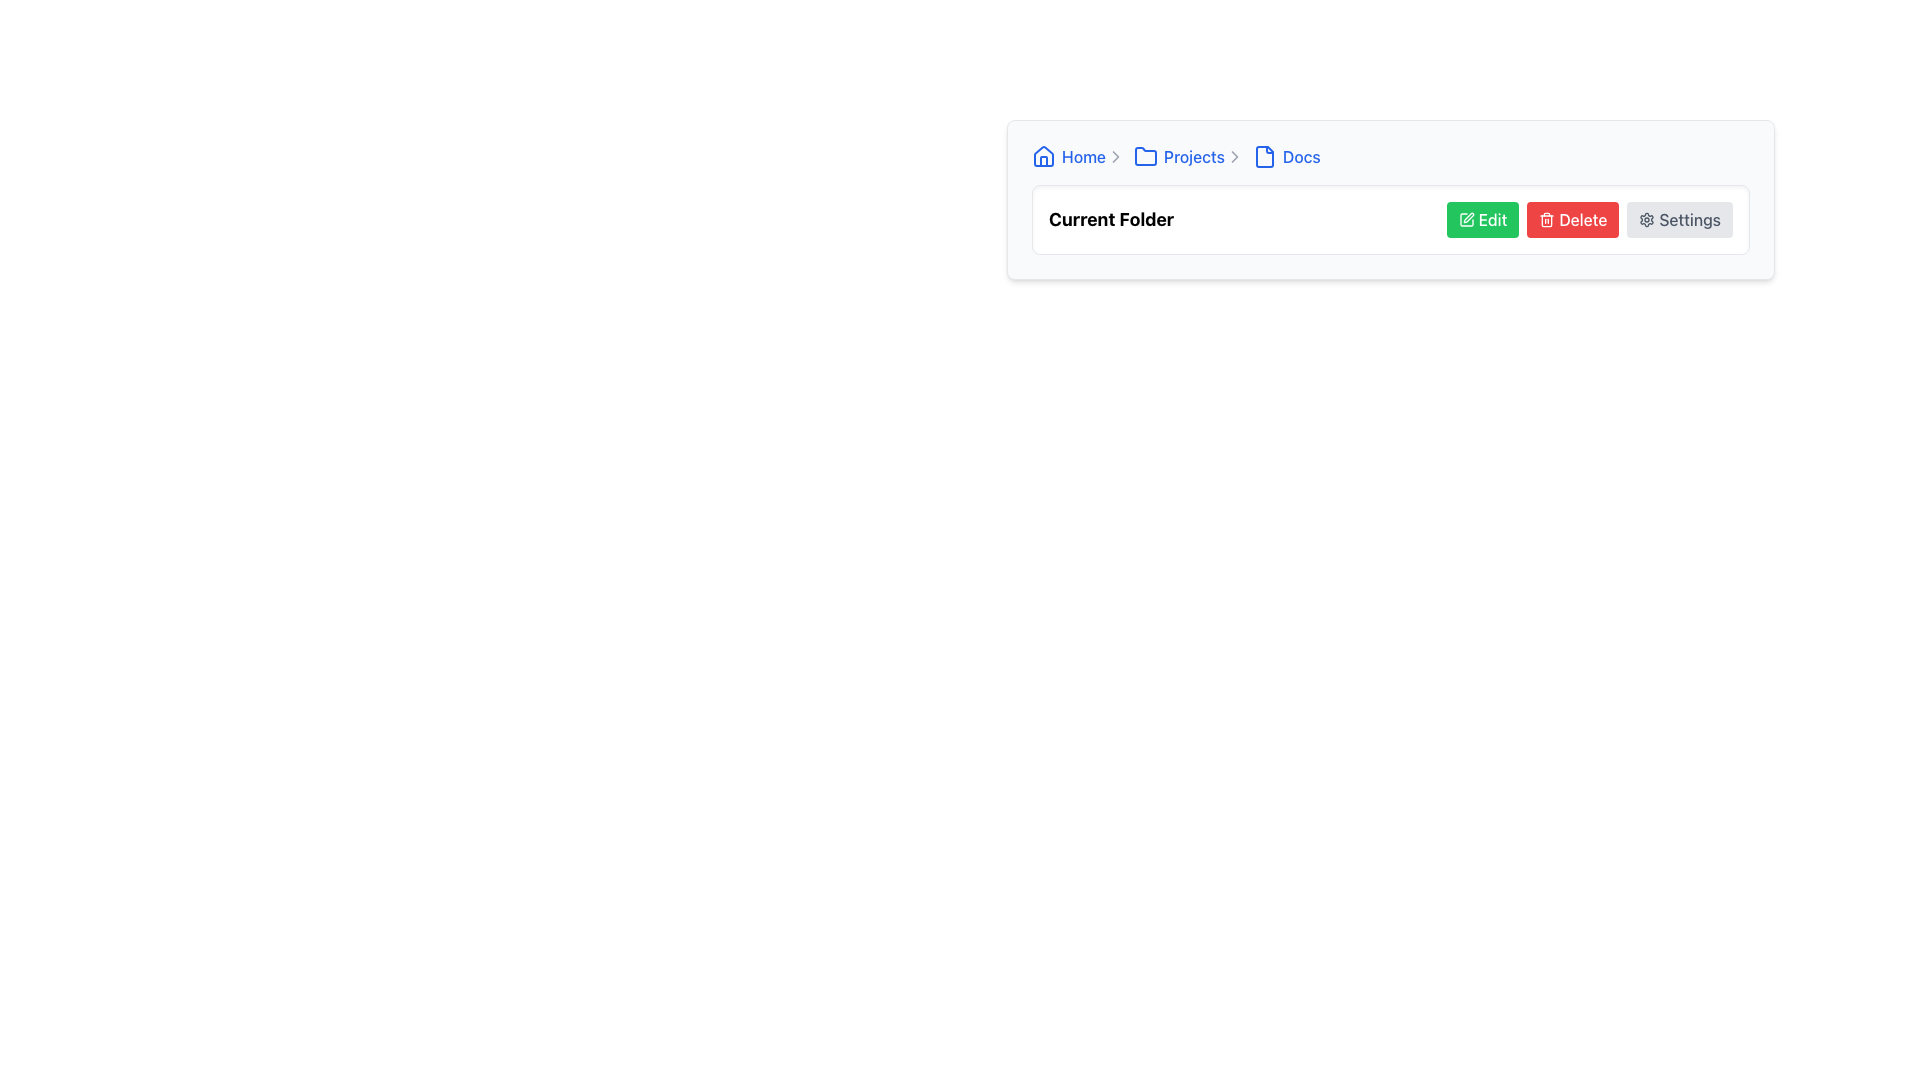 This screenshot has width=1920, height=1080. I want to click on the 'Docs' text label in the breadcrumb navigation to observe any hover effects, so click(1301, 156).